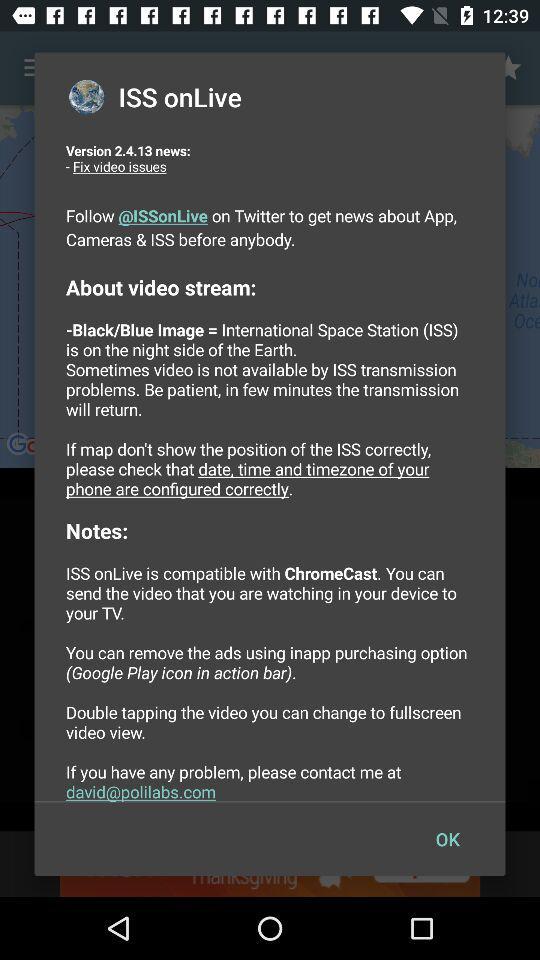 This screenshot has width=540, height=960. What do you see at coordinates (447, 839) in the screenshot?
I see `item below the version 2 4 icon` at bounding box center [447, 839].